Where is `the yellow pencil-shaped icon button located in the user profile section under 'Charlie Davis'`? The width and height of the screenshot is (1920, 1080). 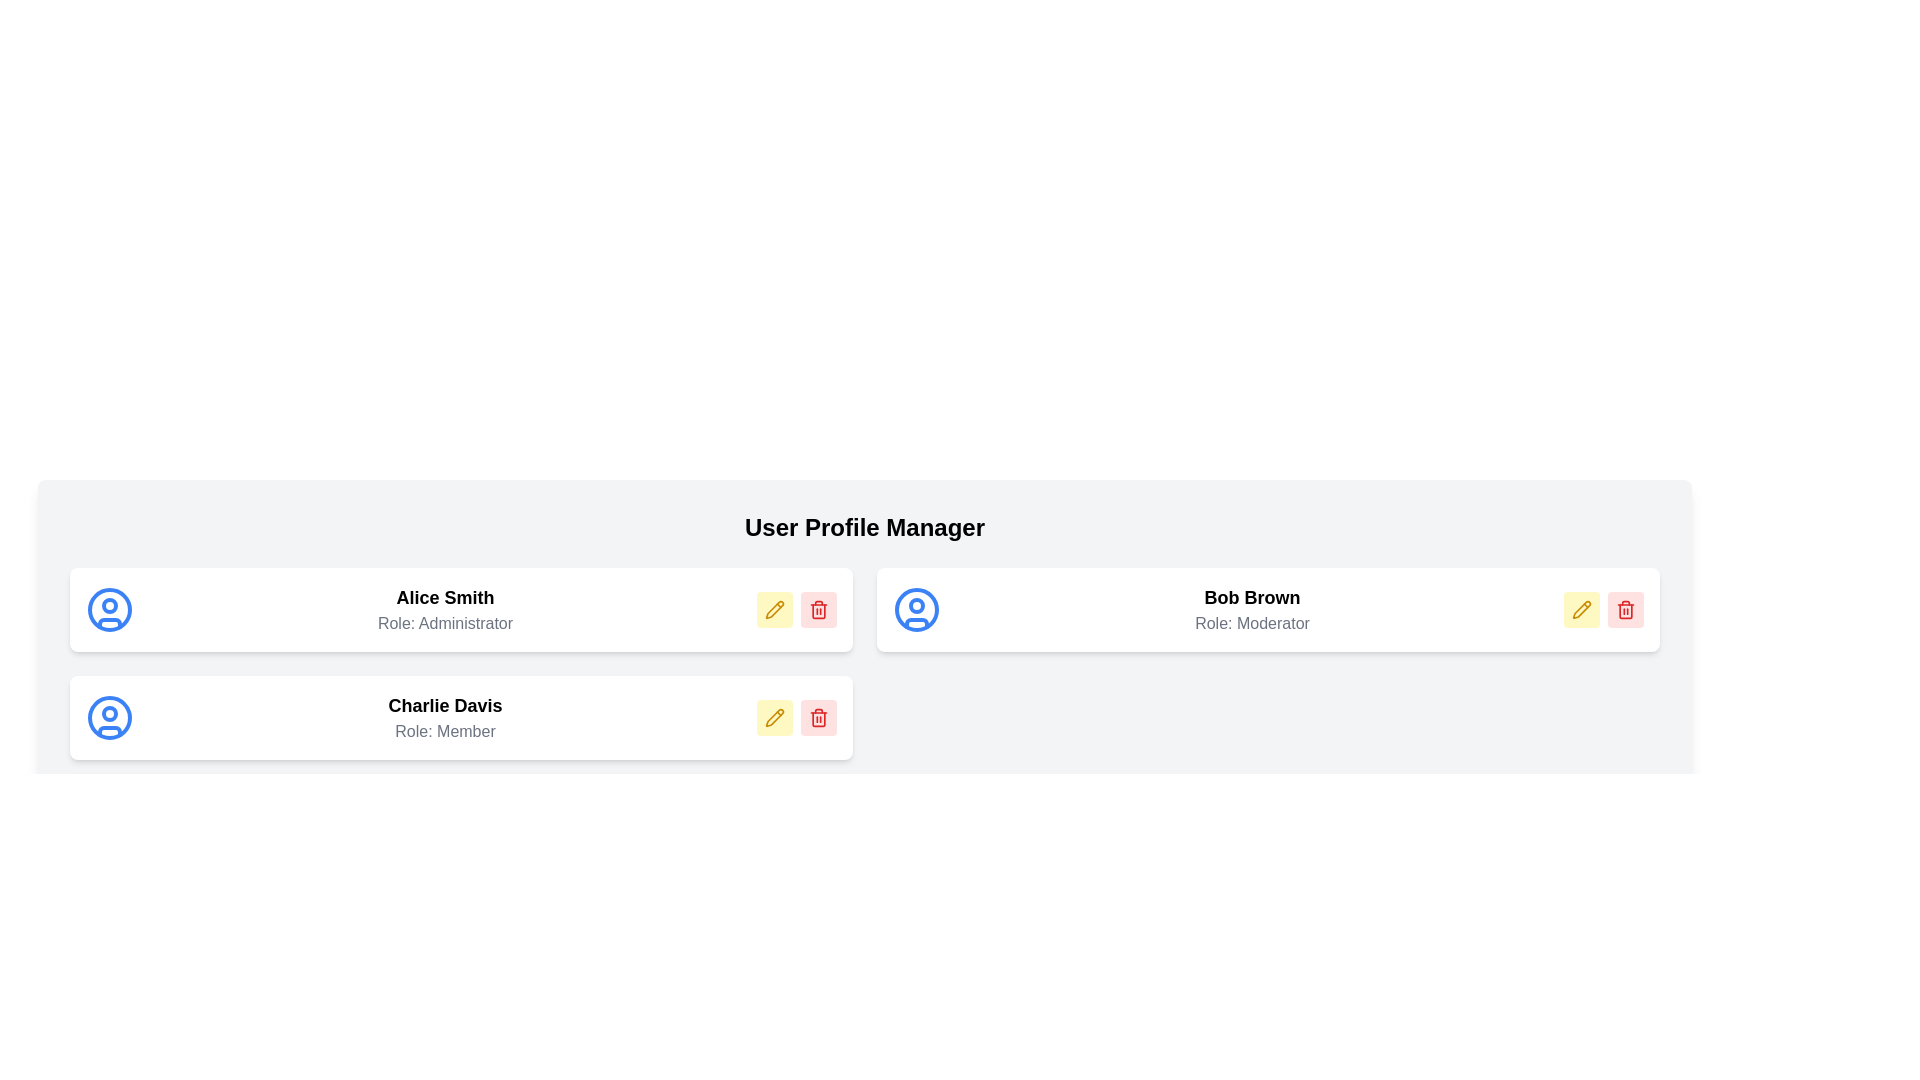 the yellow pencil-shaped icon button located in the user profile section under 'Charlie Davis' is located at coordinates (773, 716).